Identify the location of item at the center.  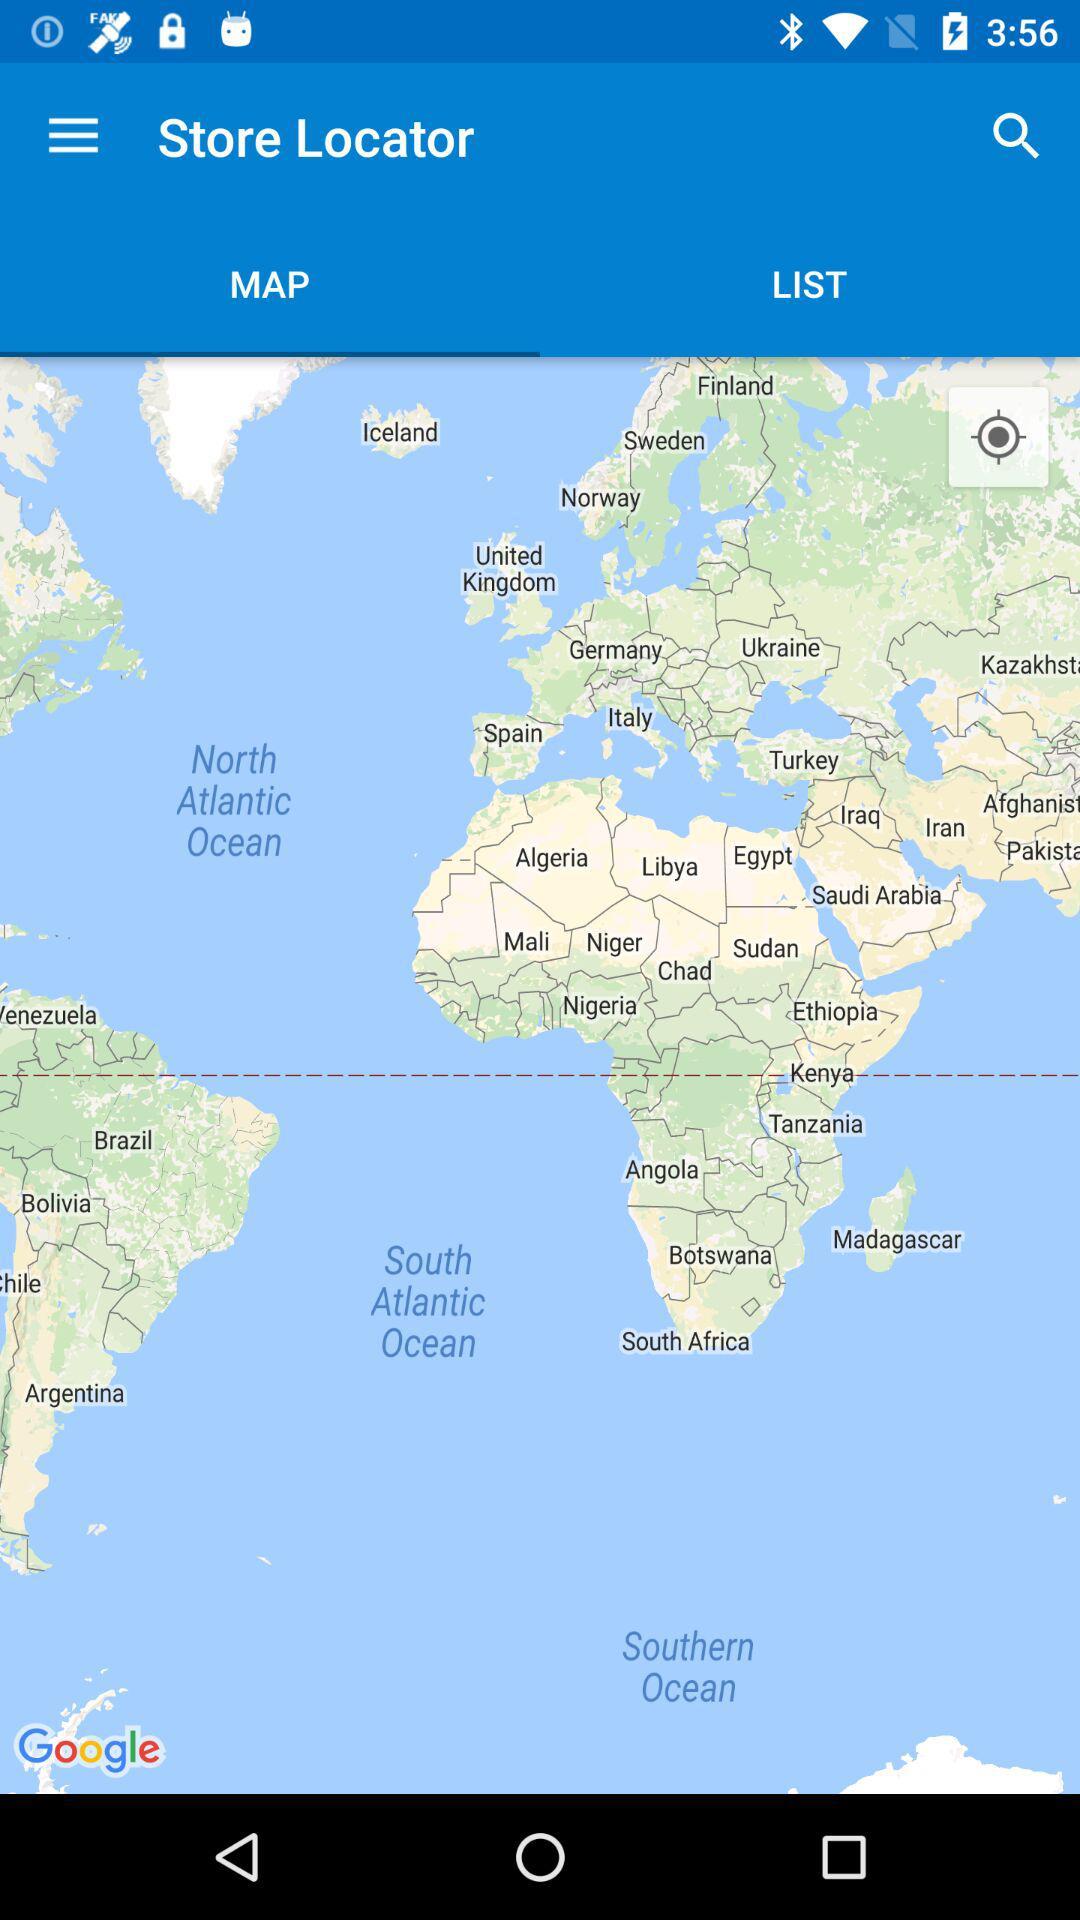
(540, 1074).